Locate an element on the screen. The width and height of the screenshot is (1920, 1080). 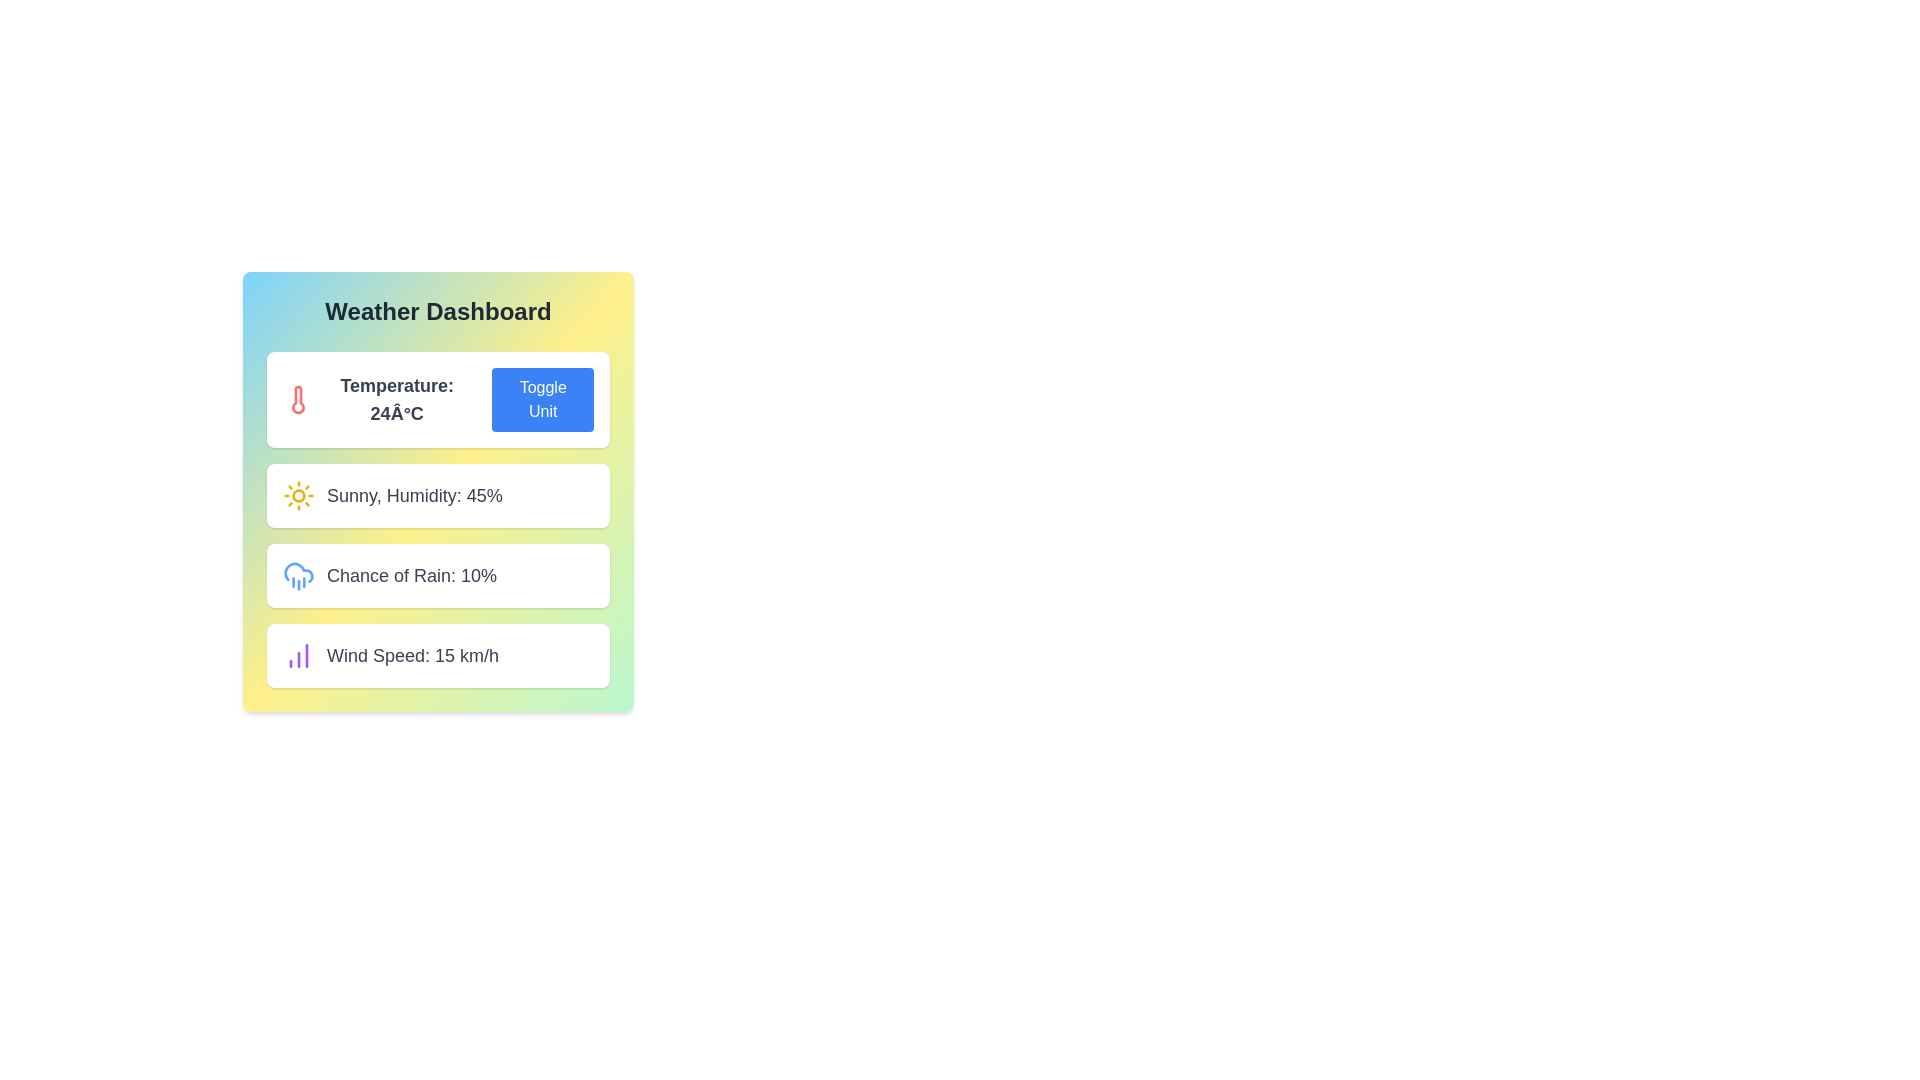
the text label displaying 'Temperature: 24Â°C', which is bold and dark gray, located between a red thermometer icon and a blue button labeled 'Toggle Unit' in the upper section of a weather dashboard is located at coordinates (397, 400).